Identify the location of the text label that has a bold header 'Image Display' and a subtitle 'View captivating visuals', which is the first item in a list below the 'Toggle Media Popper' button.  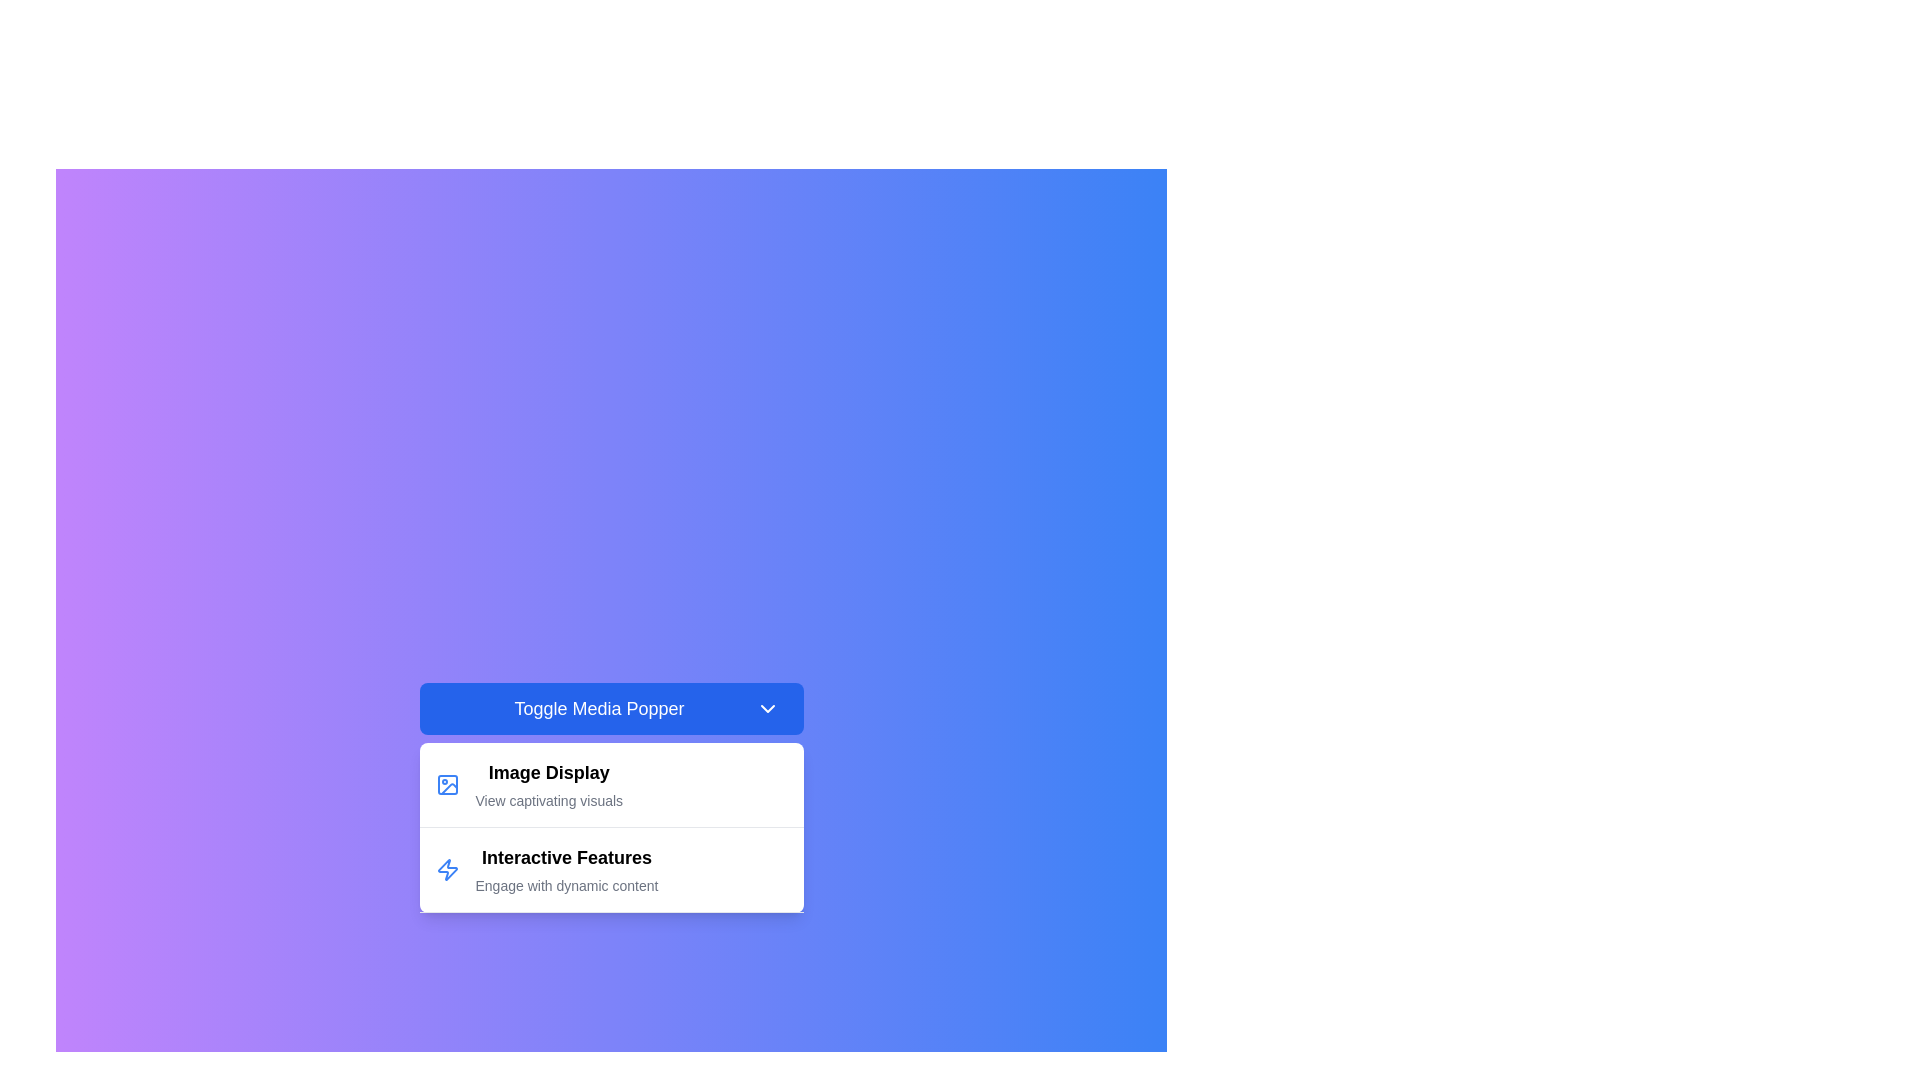
(549, 784).